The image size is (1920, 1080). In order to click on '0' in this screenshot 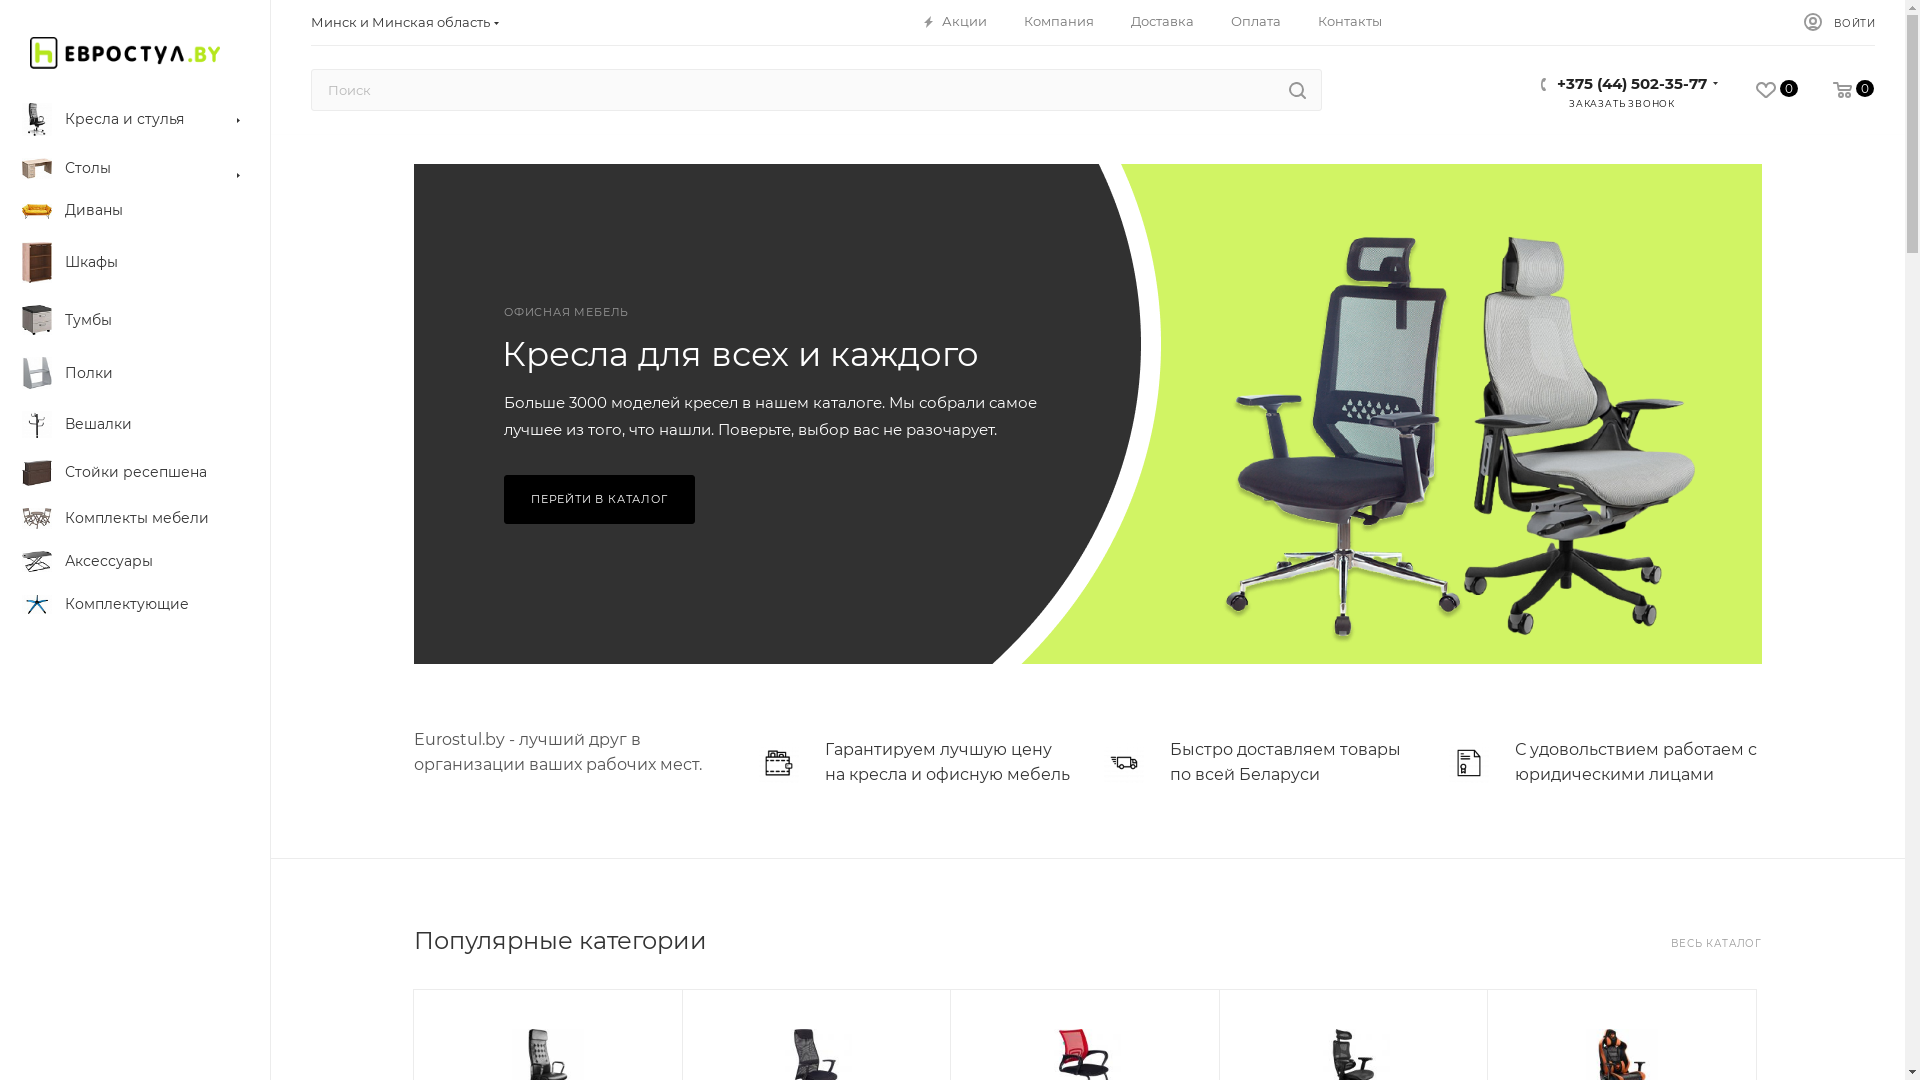, I will do `click(1758, 90)`.